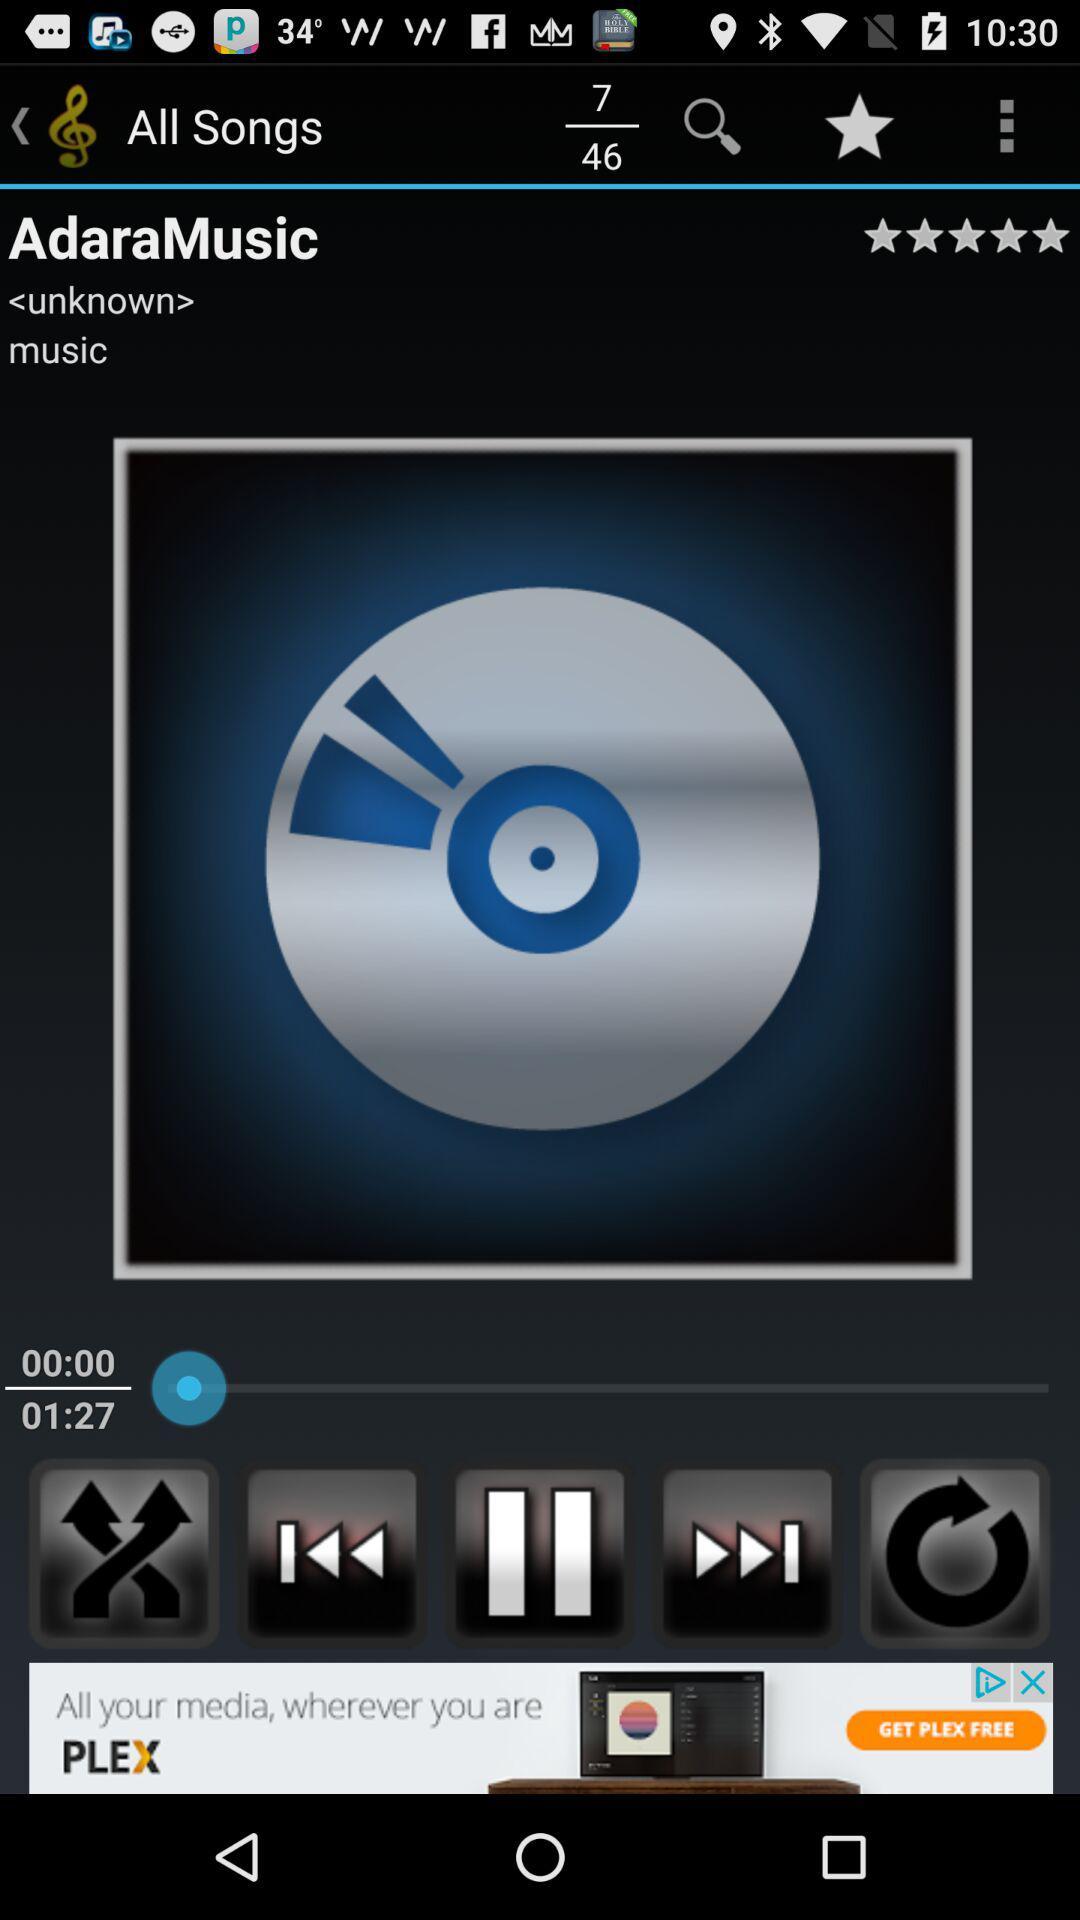 Image resolution: width=1080 pixels, height=1920 pixels. Describe the element at coordinates (540, 1553) in the screenshot. I see `the pause` at that location.